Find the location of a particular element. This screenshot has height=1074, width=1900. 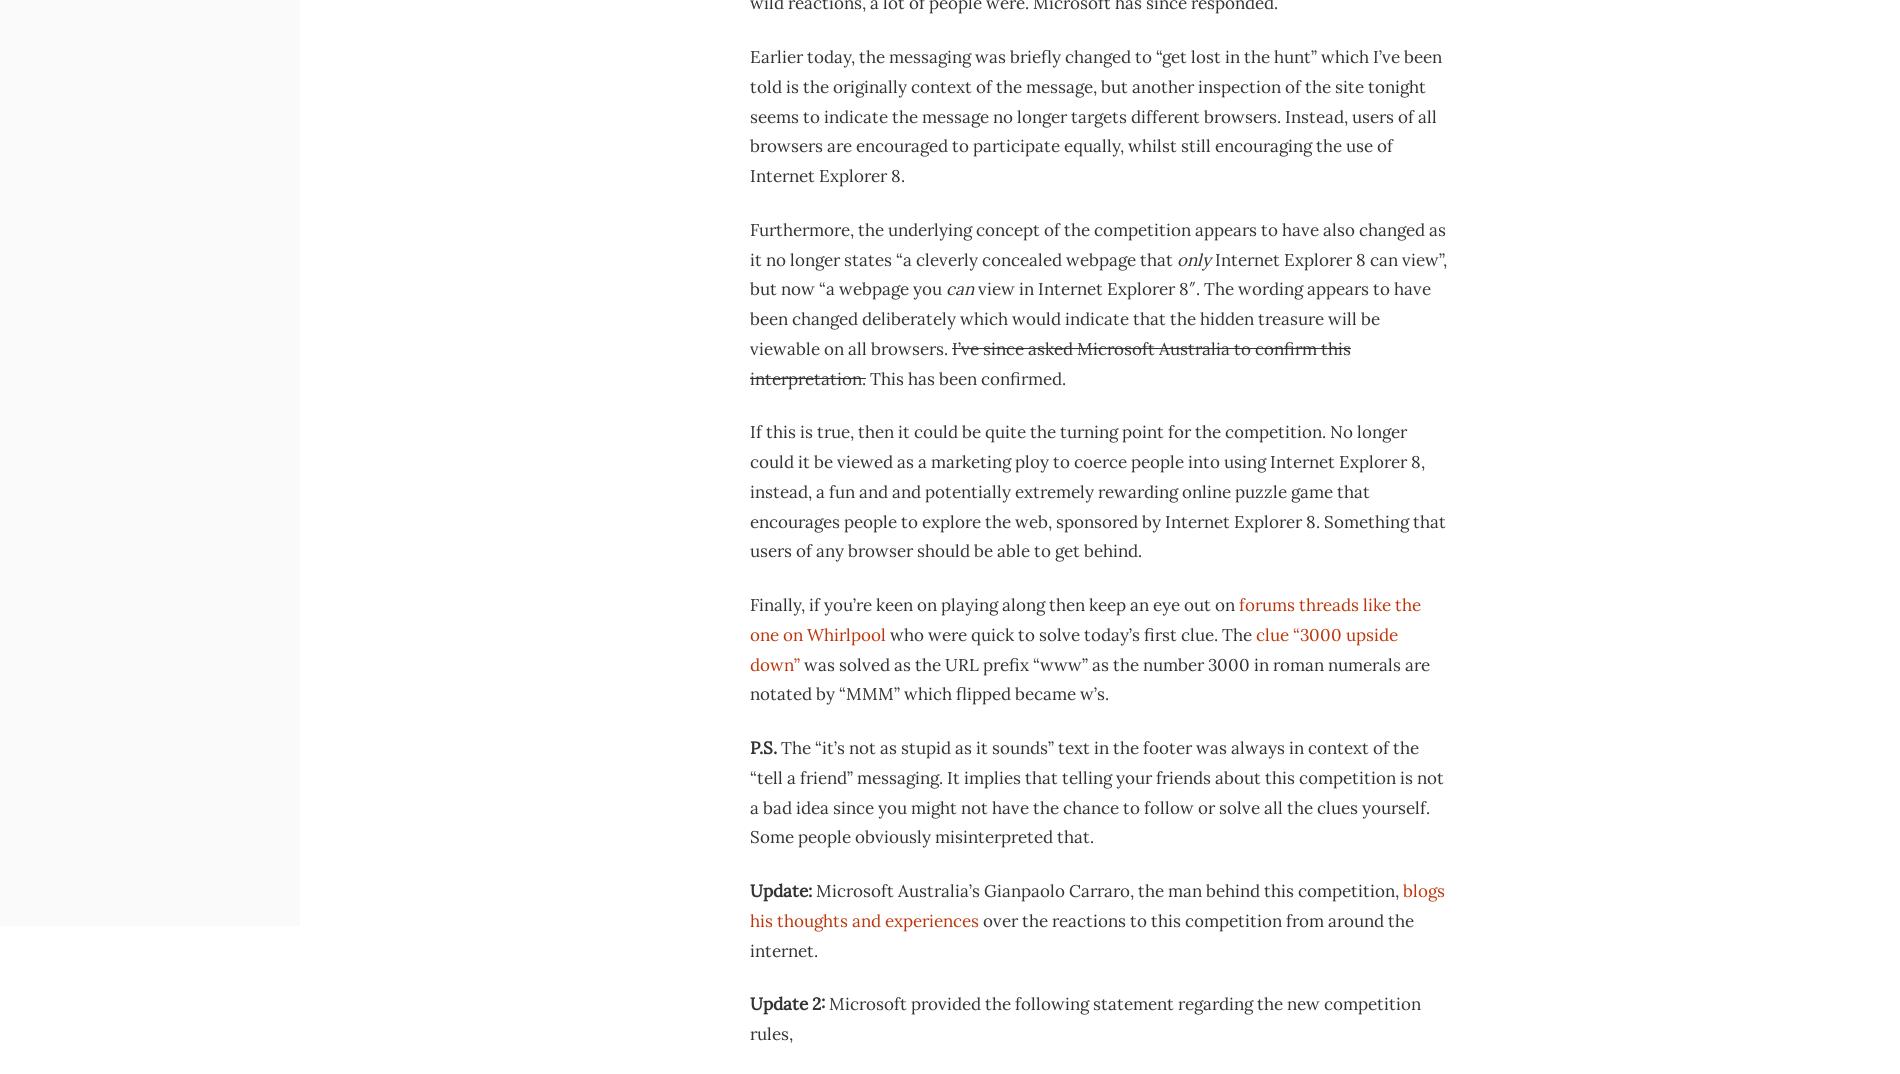

'Finally, if you’re keen on playing along then keep an eye out on' is located at coordinates (994, 604).